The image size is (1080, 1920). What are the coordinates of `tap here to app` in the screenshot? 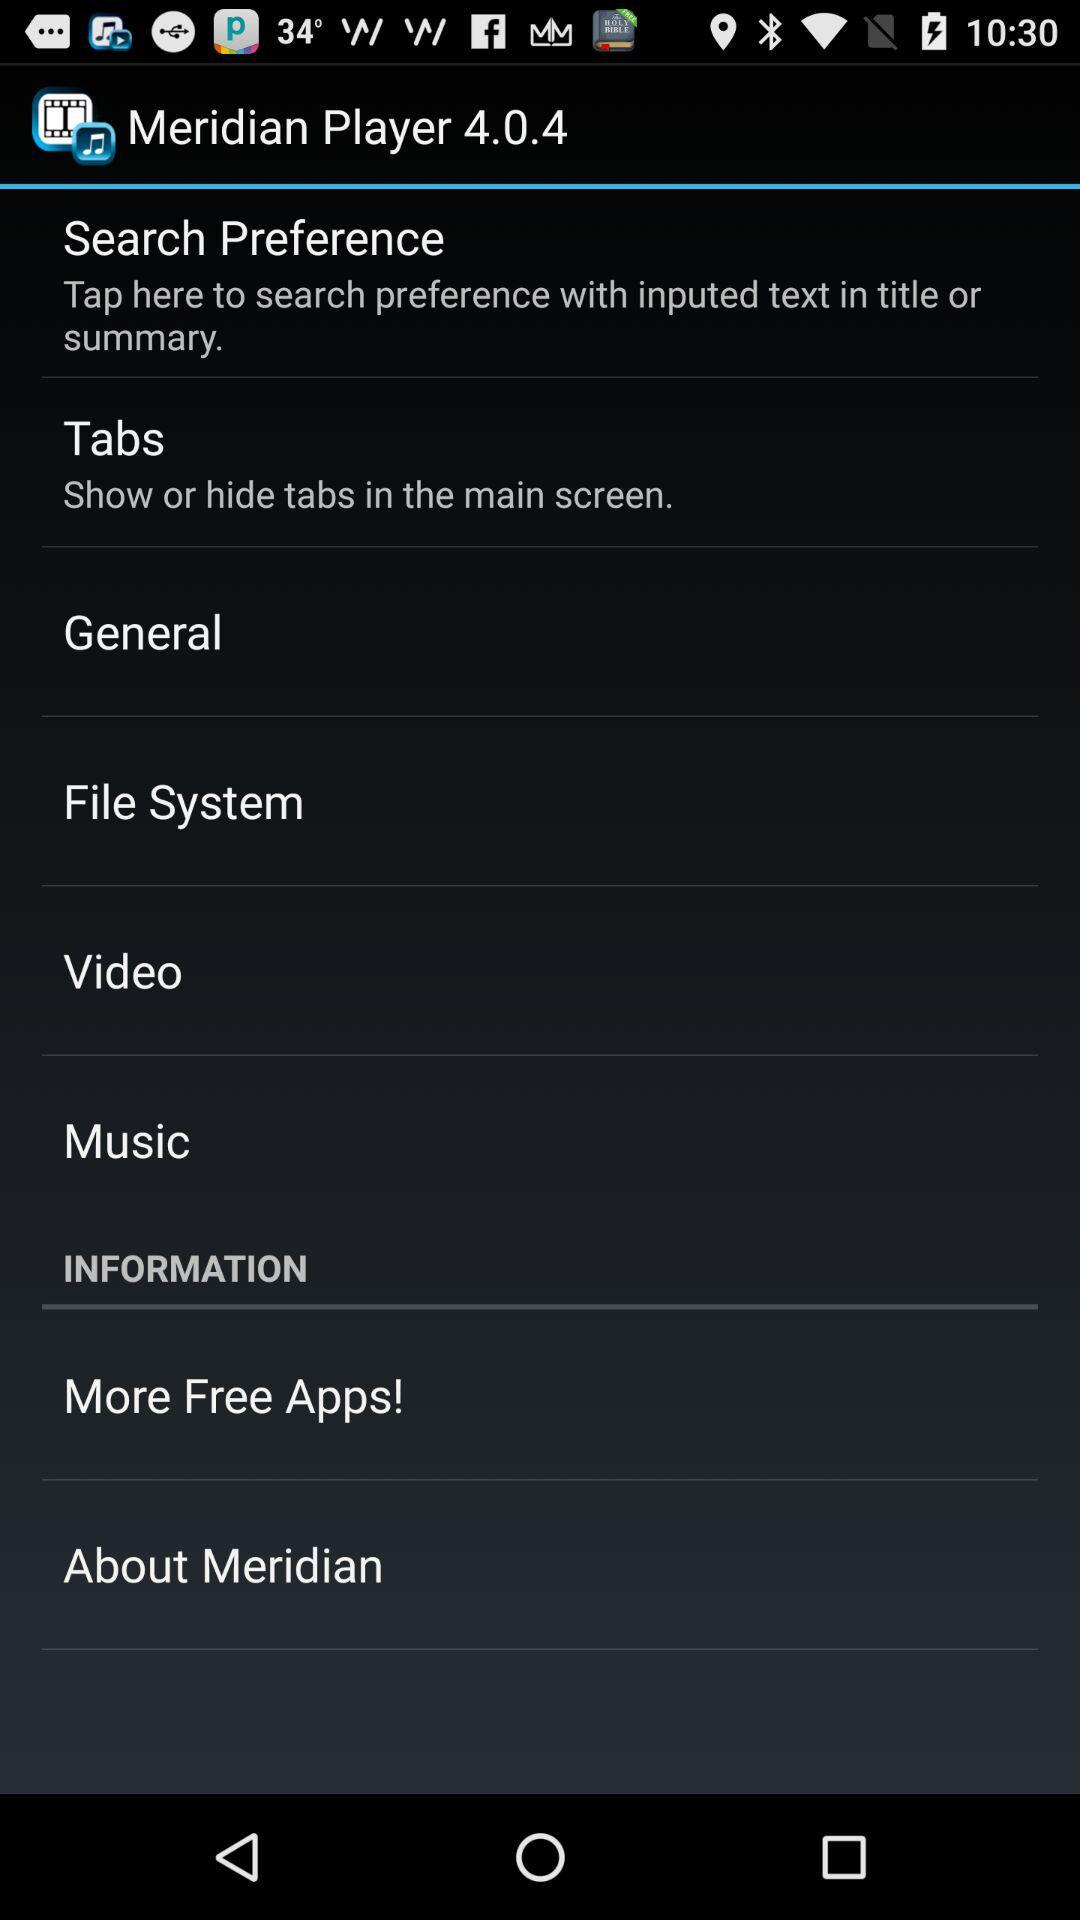 It's located at (525, 313).